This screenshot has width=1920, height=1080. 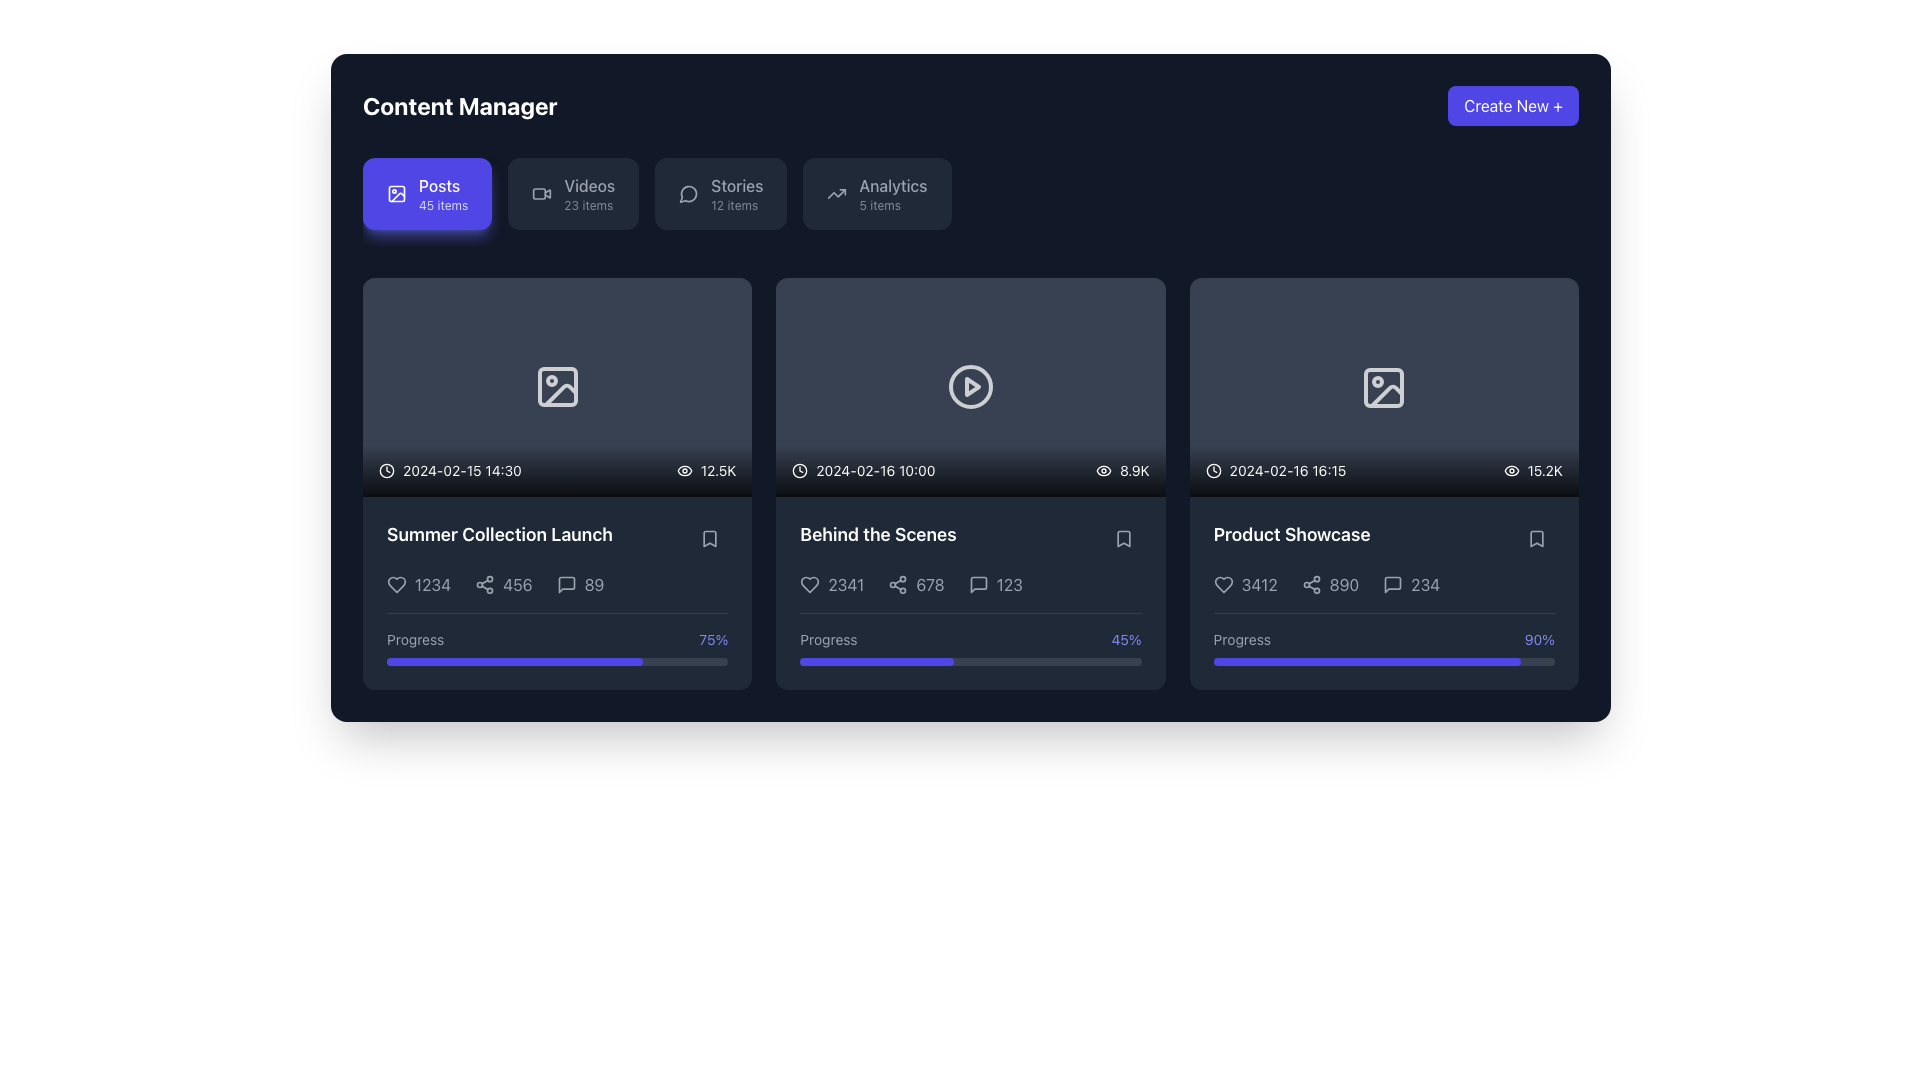 I want to click on the bookmark icon located in the upper-right corner of the 'Summer Collection Launch' content card to bookmark the item, so click(x=710, y=538).